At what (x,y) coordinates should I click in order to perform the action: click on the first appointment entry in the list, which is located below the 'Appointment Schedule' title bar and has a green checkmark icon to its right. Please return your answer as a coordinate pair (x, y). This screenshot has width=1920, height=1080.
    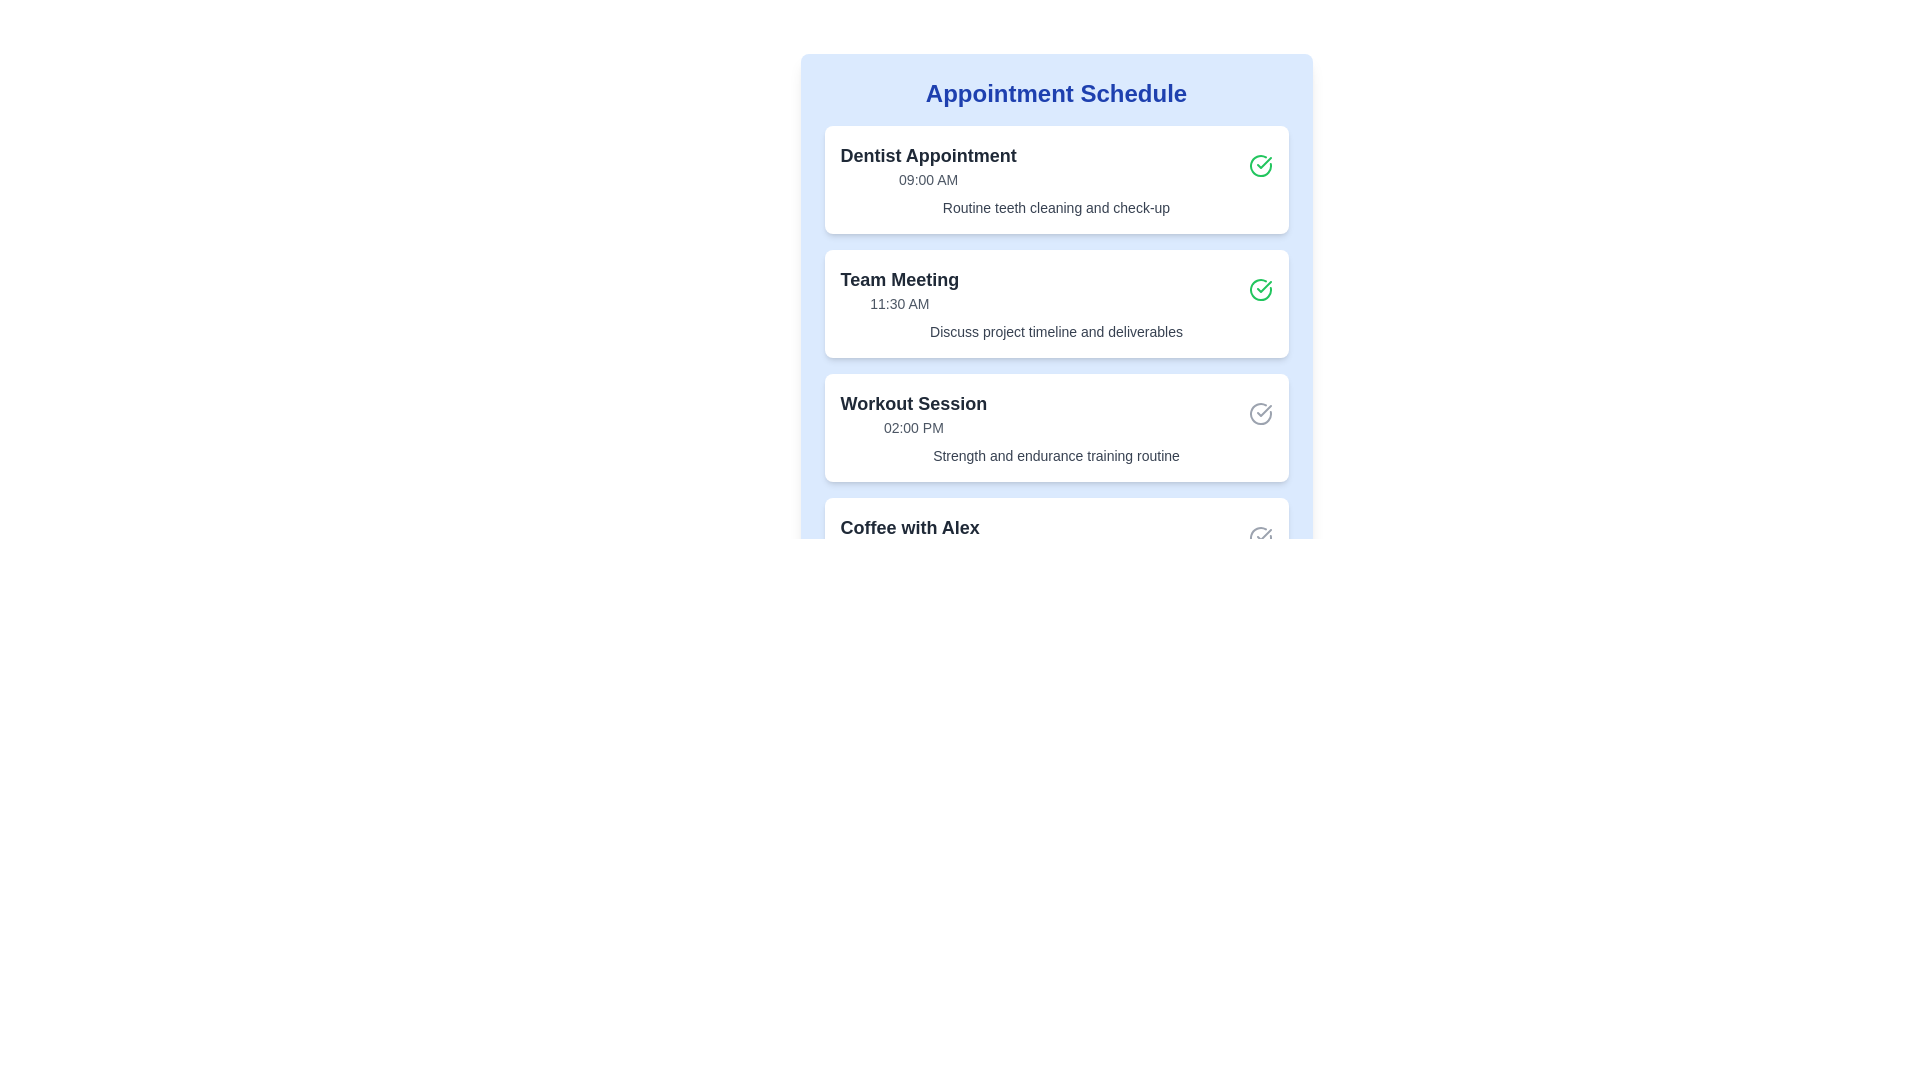
    Looking at the image, I should click on (927, 164).